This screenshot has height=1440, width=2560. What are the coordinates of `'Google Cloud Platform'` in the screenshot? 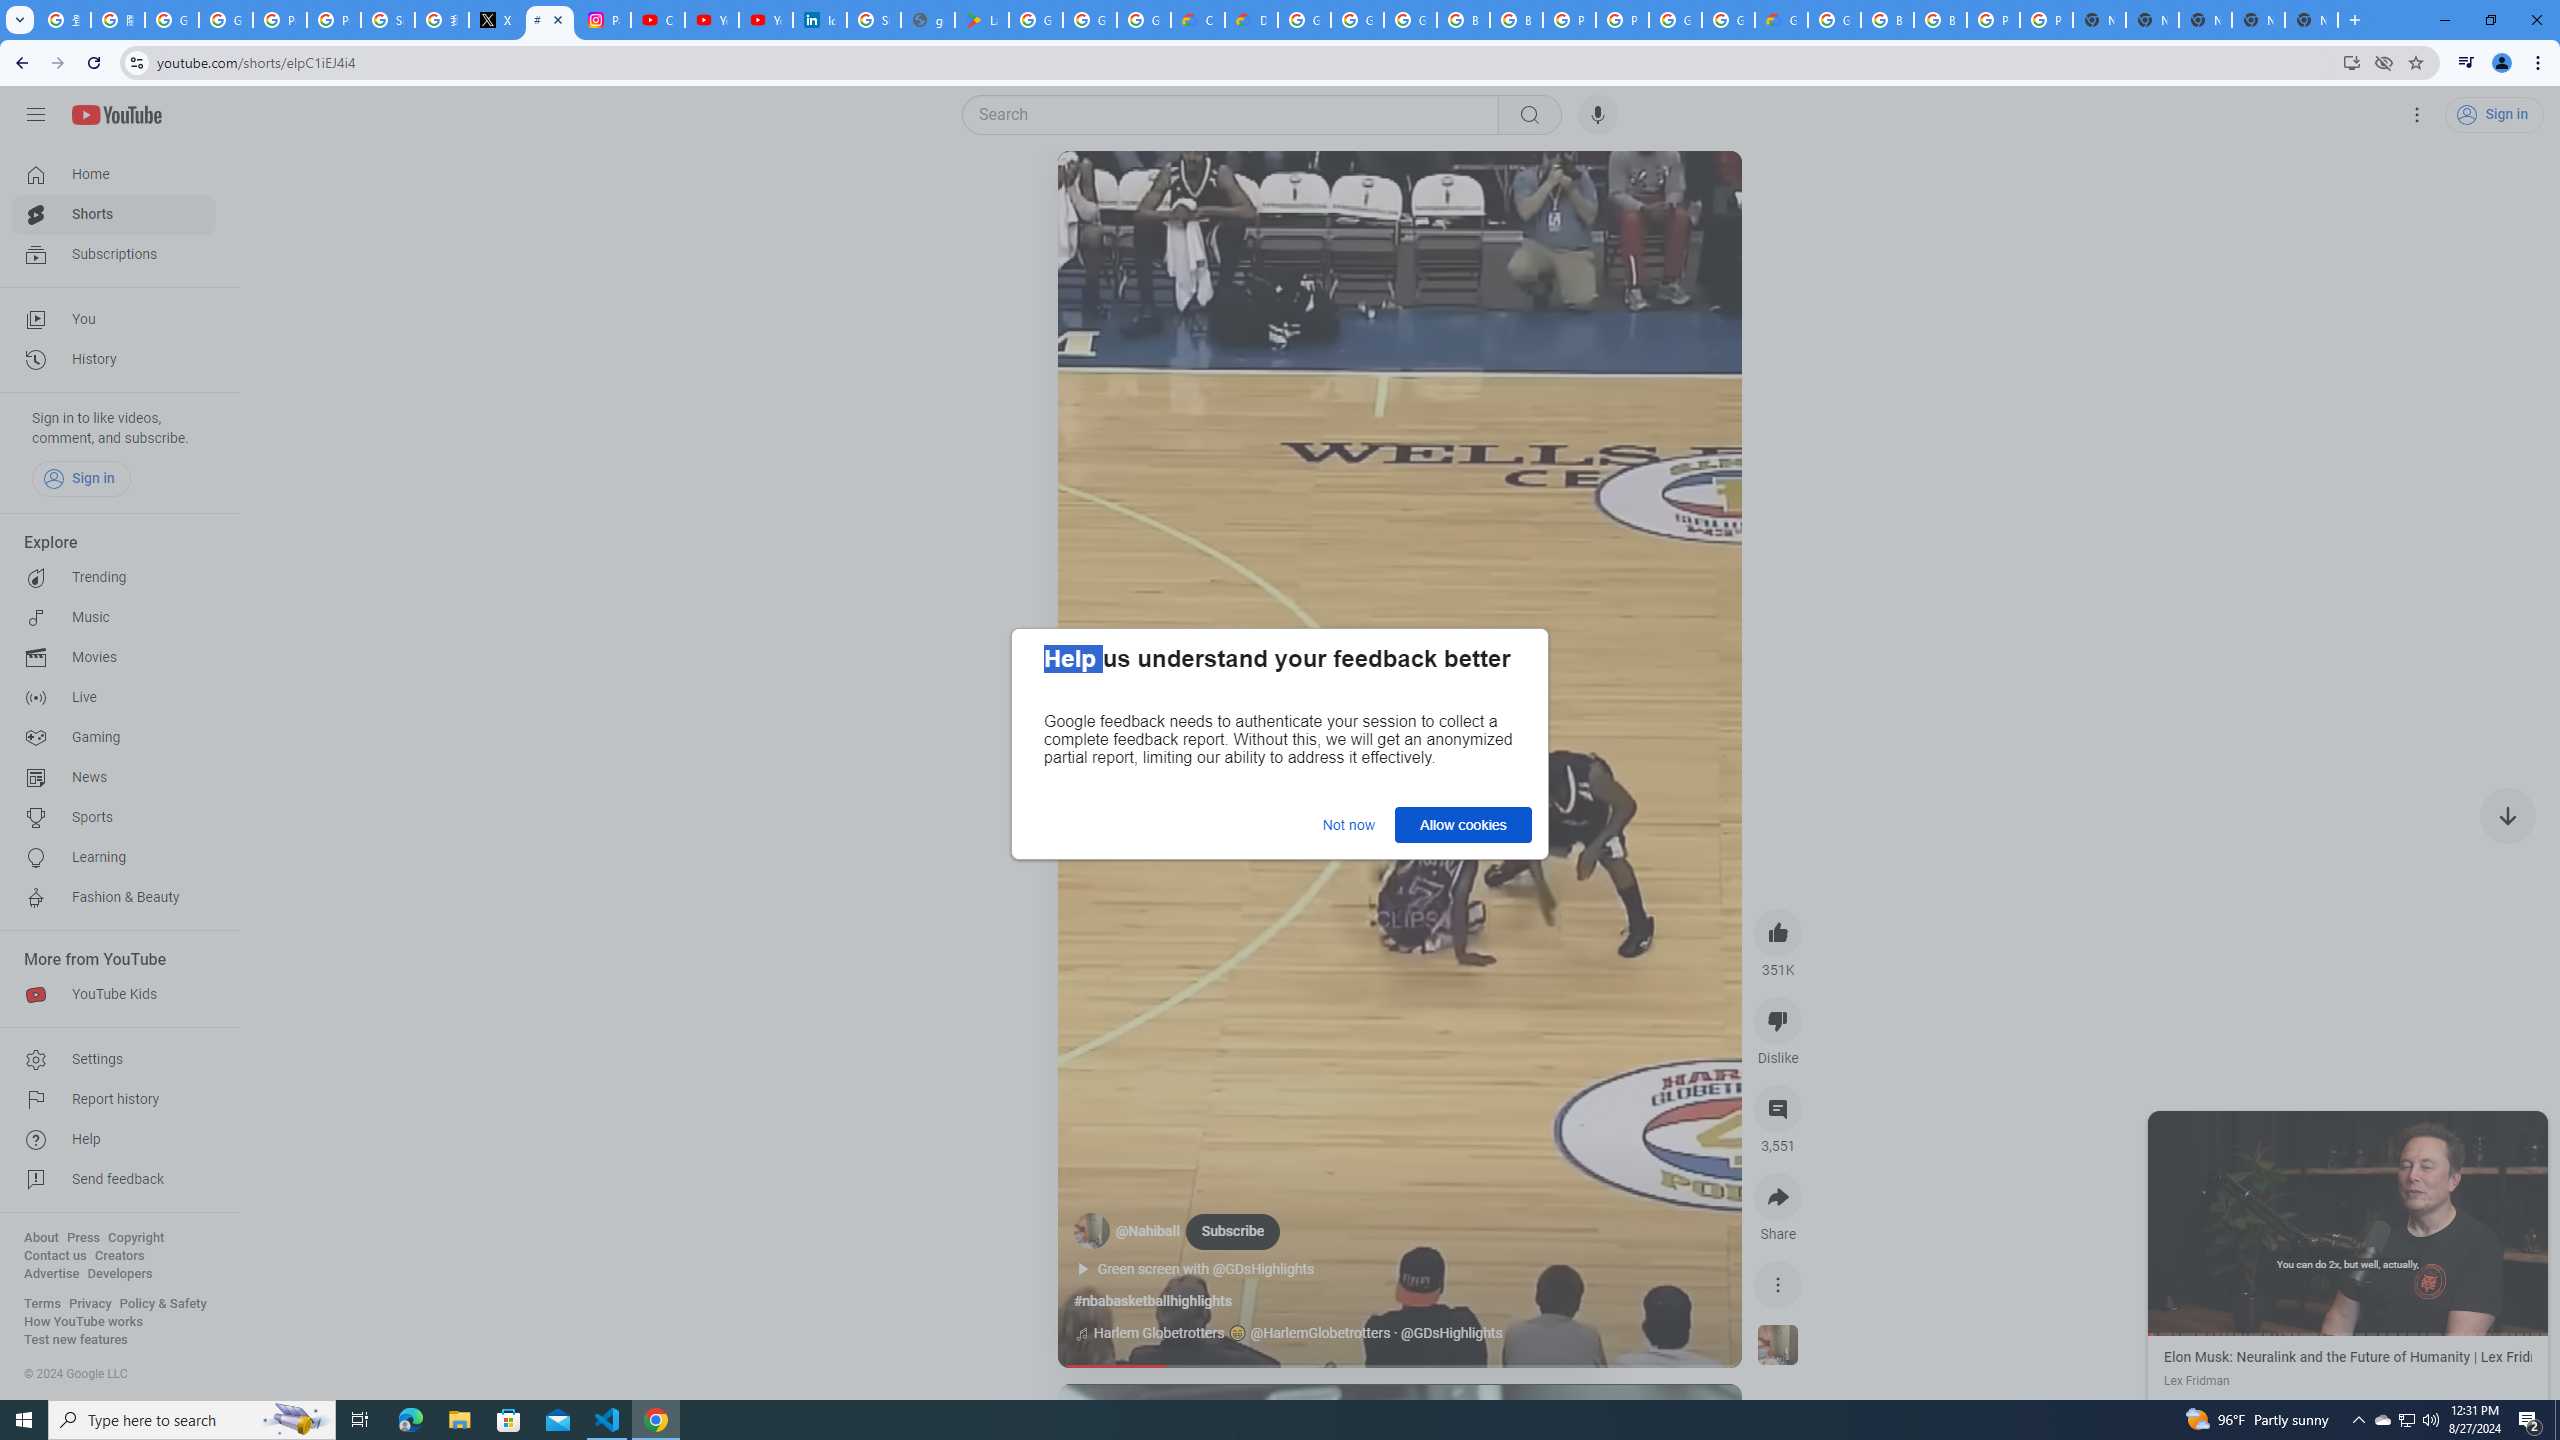 It's located at (1675, 19).